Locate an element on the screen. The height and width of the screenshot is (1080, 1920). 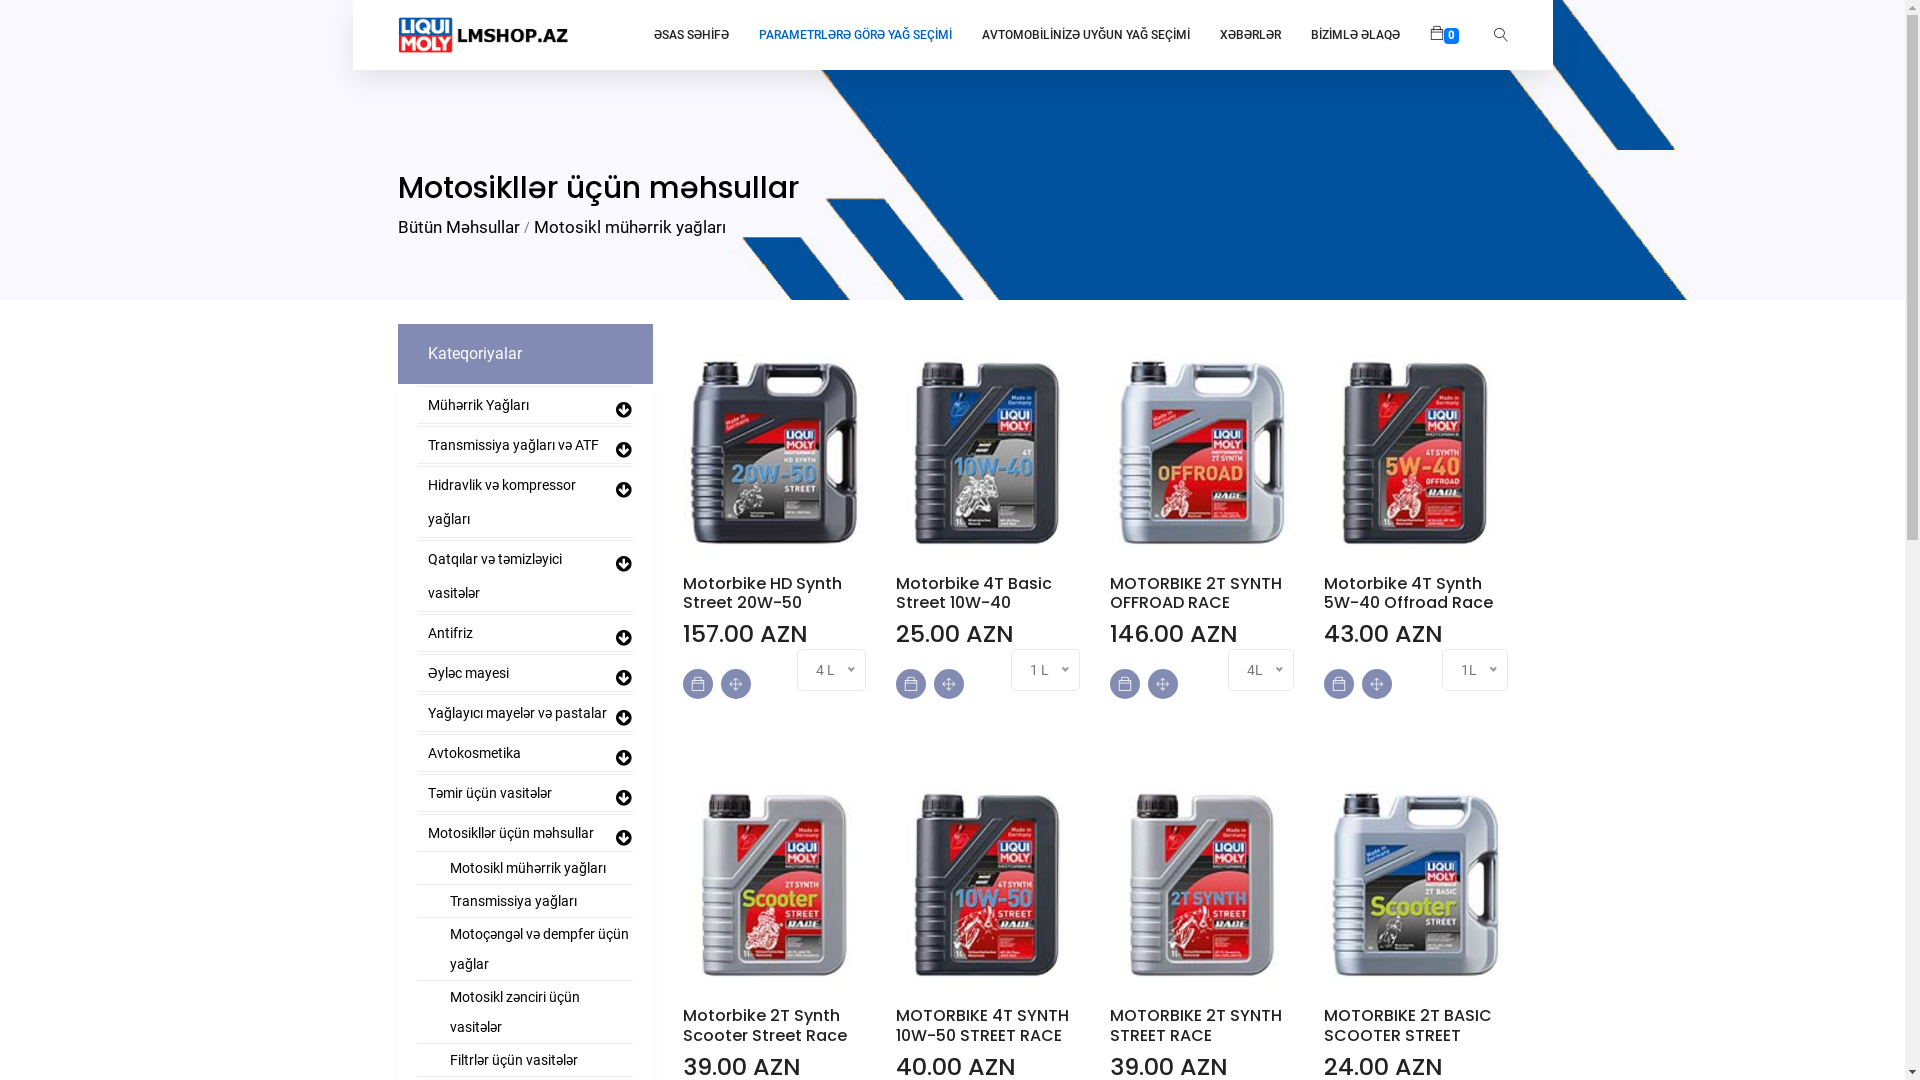
'Avtokosmetika' is located at coordinates (525, 753).